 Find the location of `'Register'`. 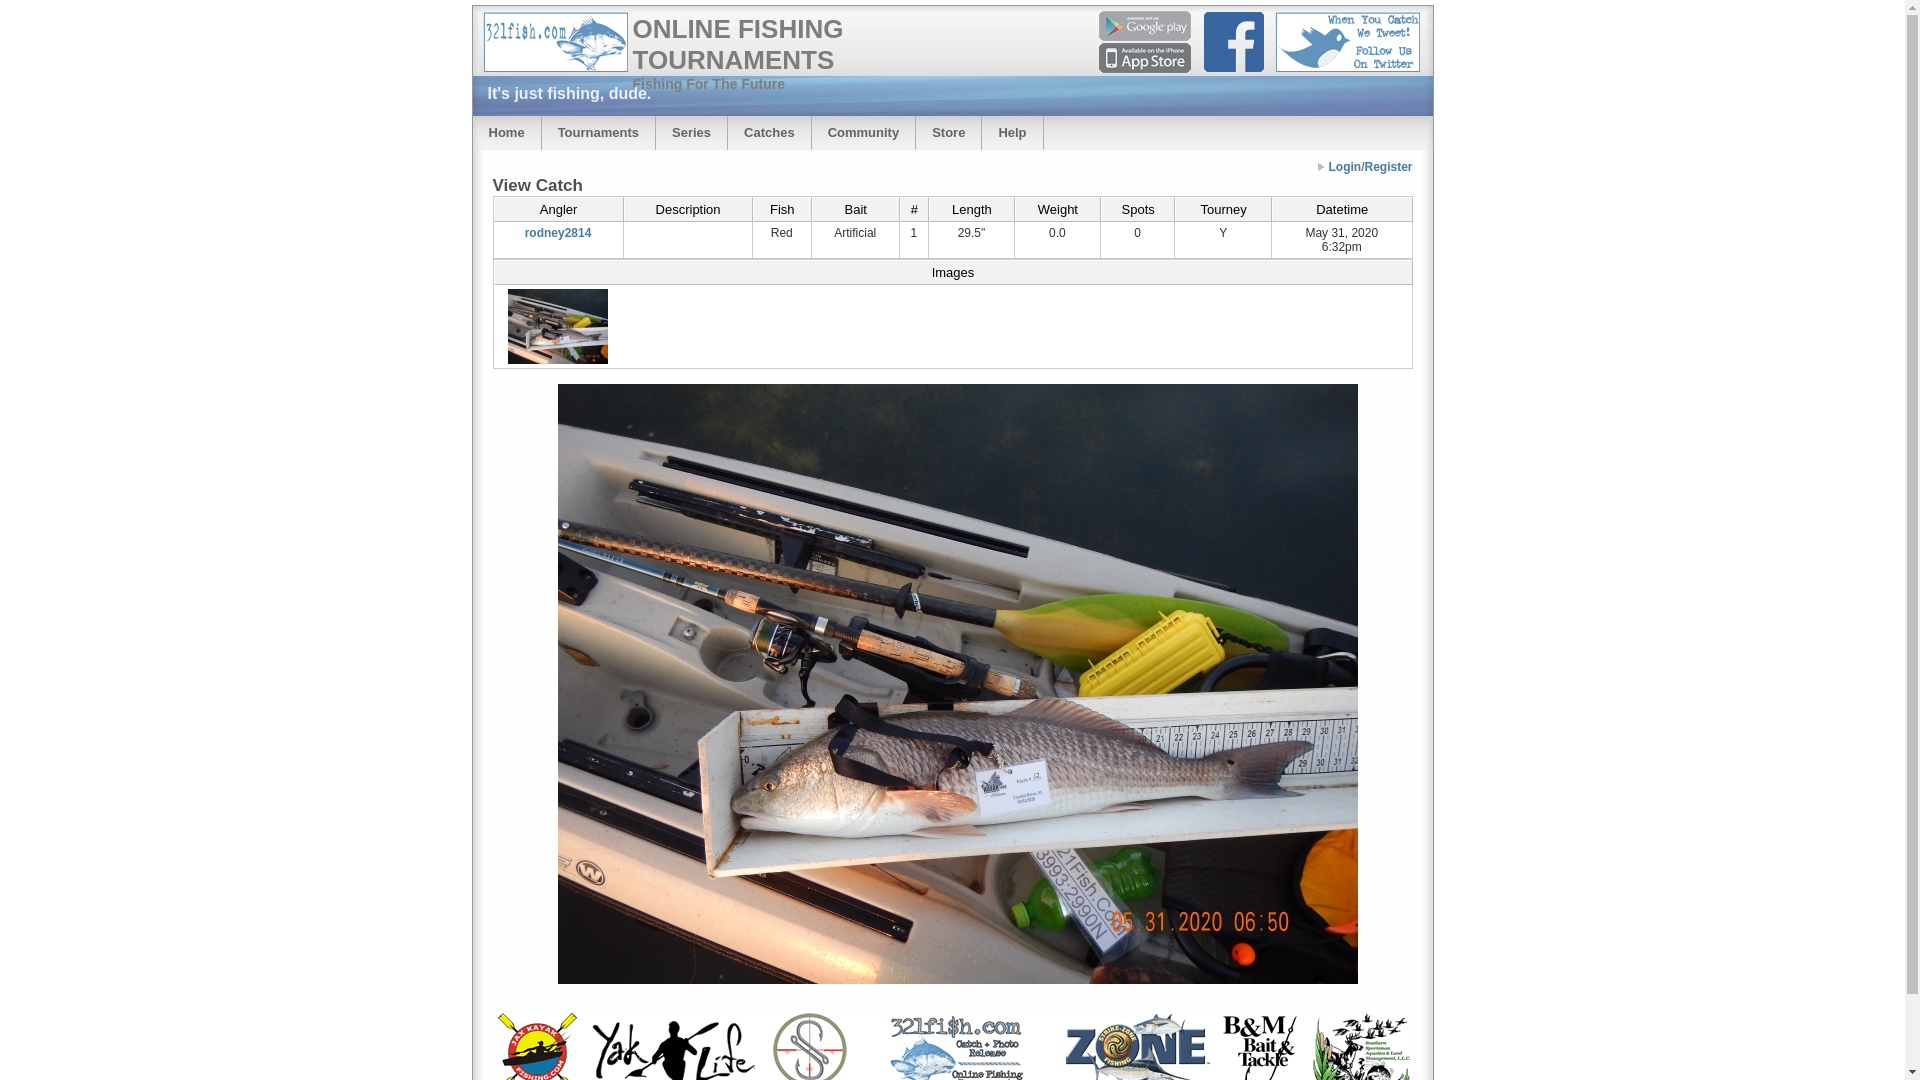

'Register' is located at coordinates (1386, 165).